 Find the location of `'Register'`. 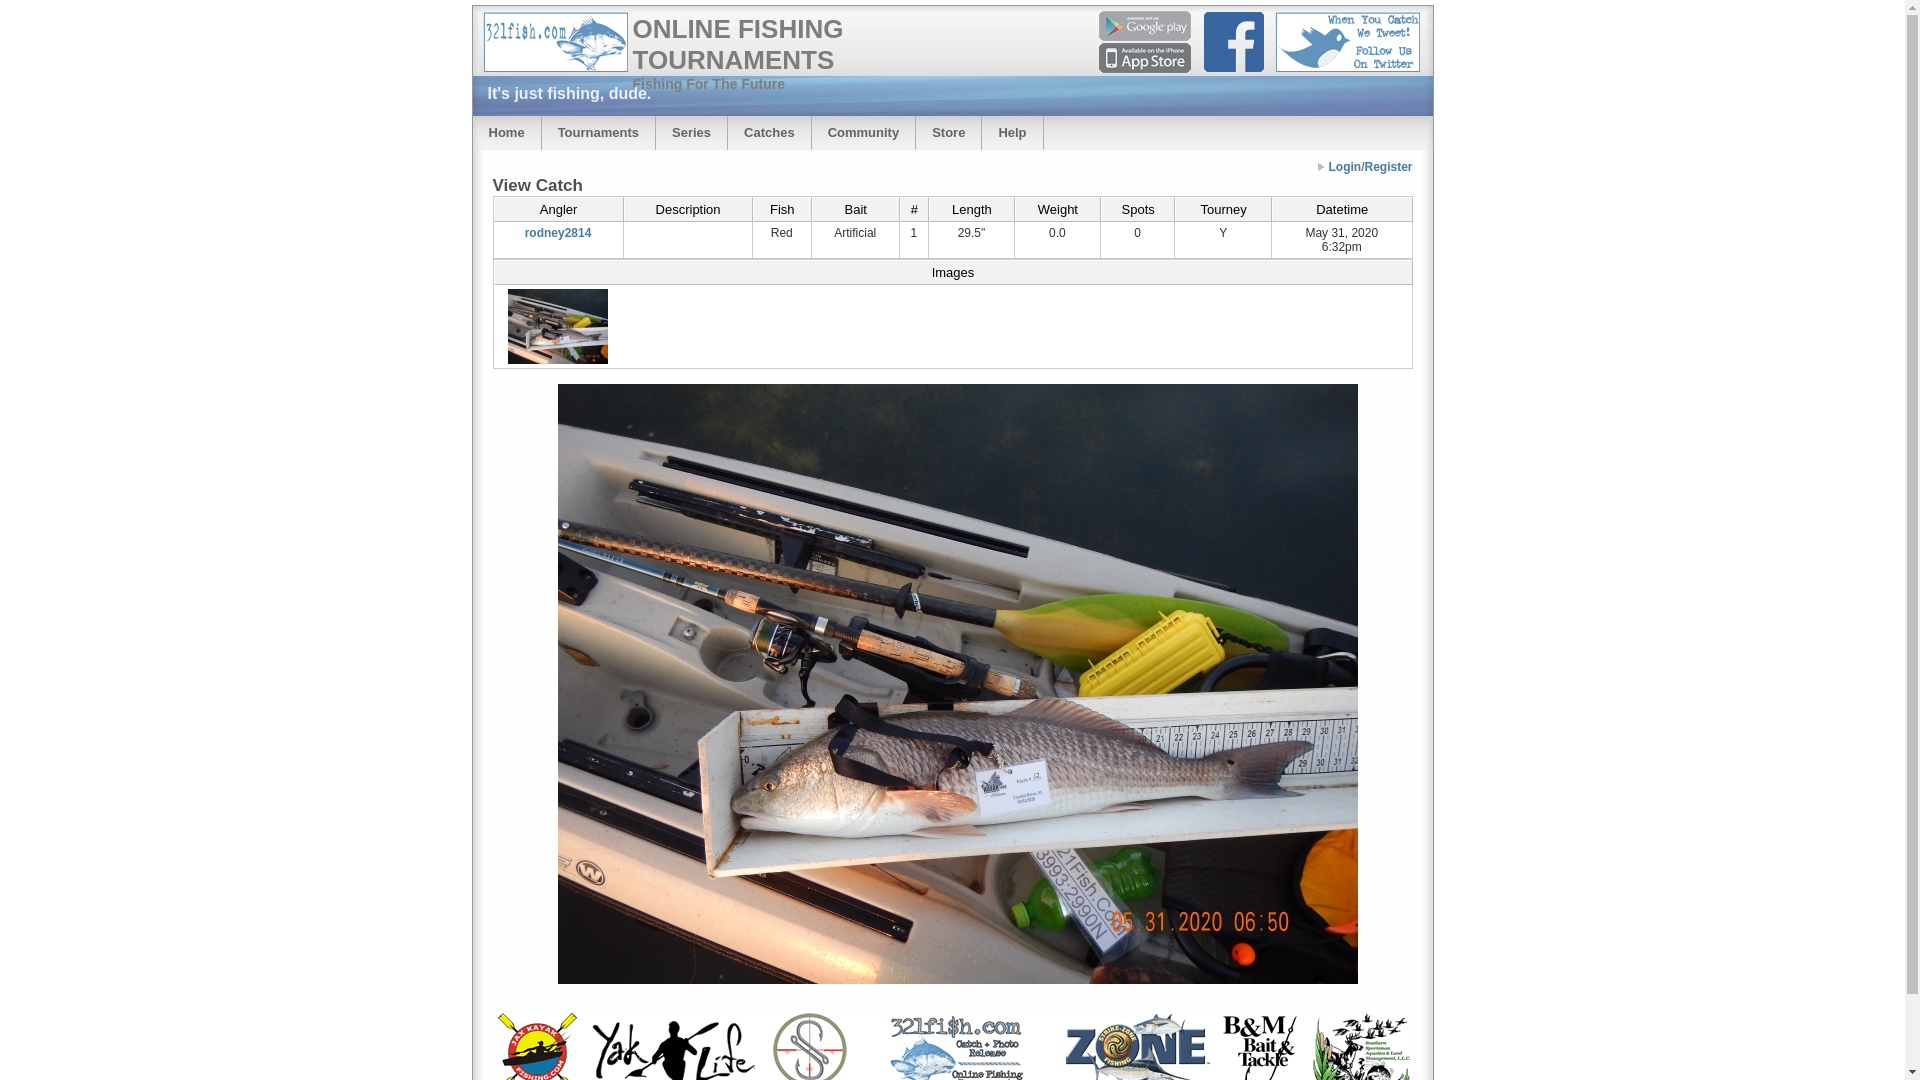

'Register' is located at coordinates (1386, 165).